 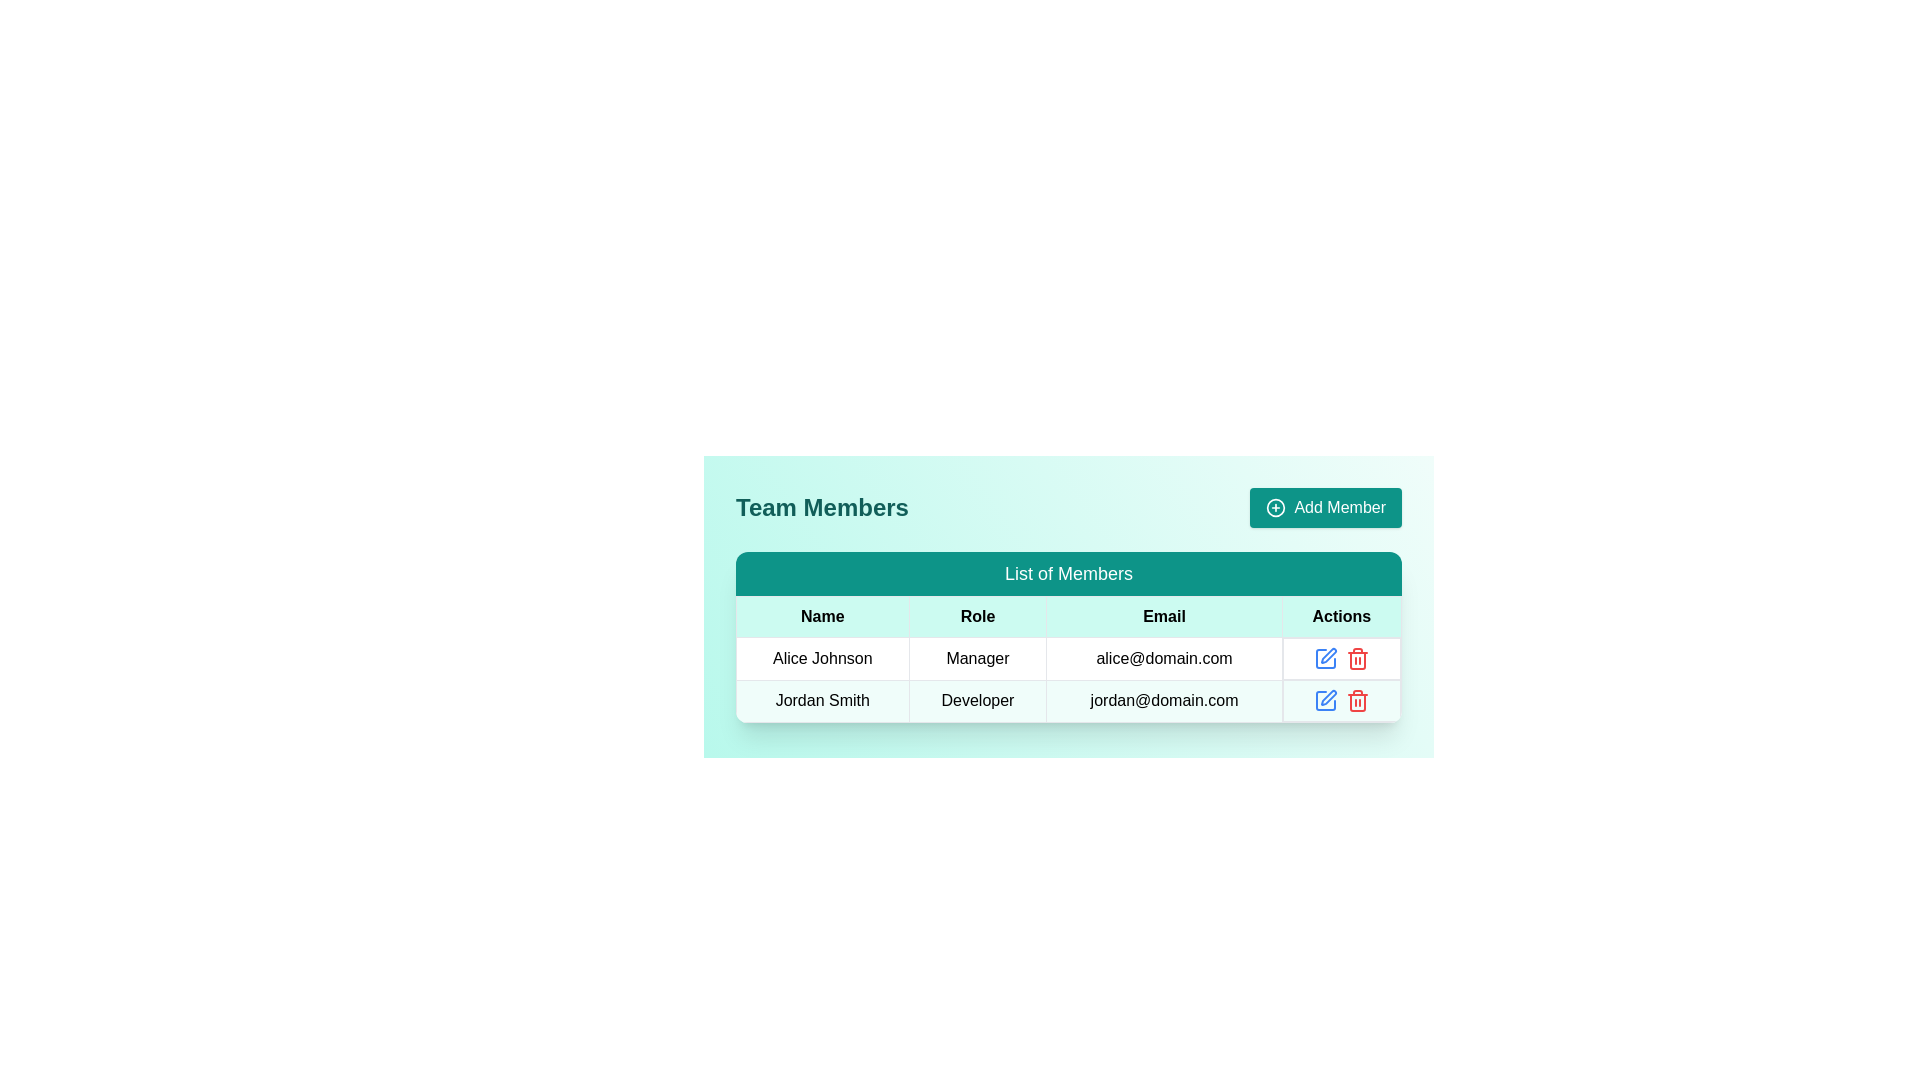 What do you see at coordinates (978, 700) in the screenshot?
I see `the label displaying the text 'Developer', which is part of a team member's role in a tabular layout` at bounding box center [978, 700].